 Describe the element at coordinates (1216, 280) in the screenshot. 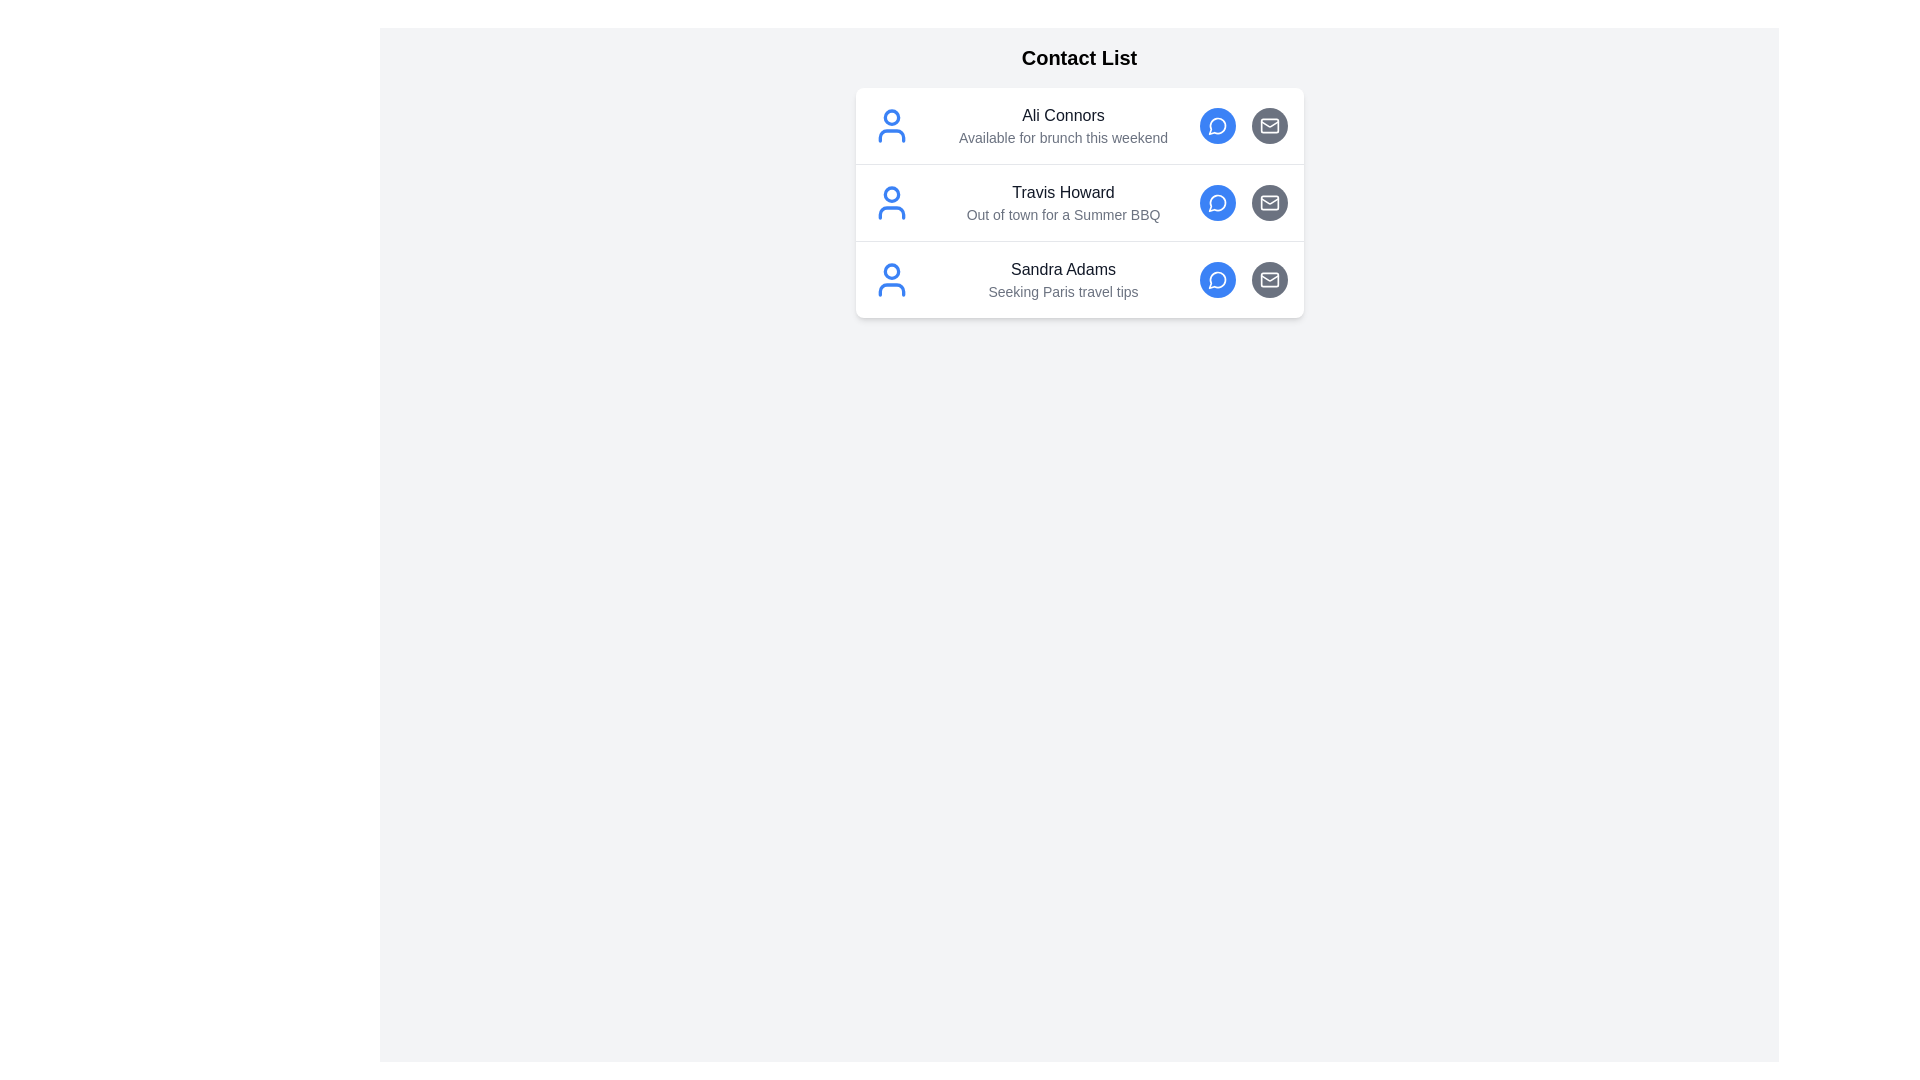

I see `the messaging button for the 'Sandra Adams' contact located in the last row of the contact listing interface` at that location.